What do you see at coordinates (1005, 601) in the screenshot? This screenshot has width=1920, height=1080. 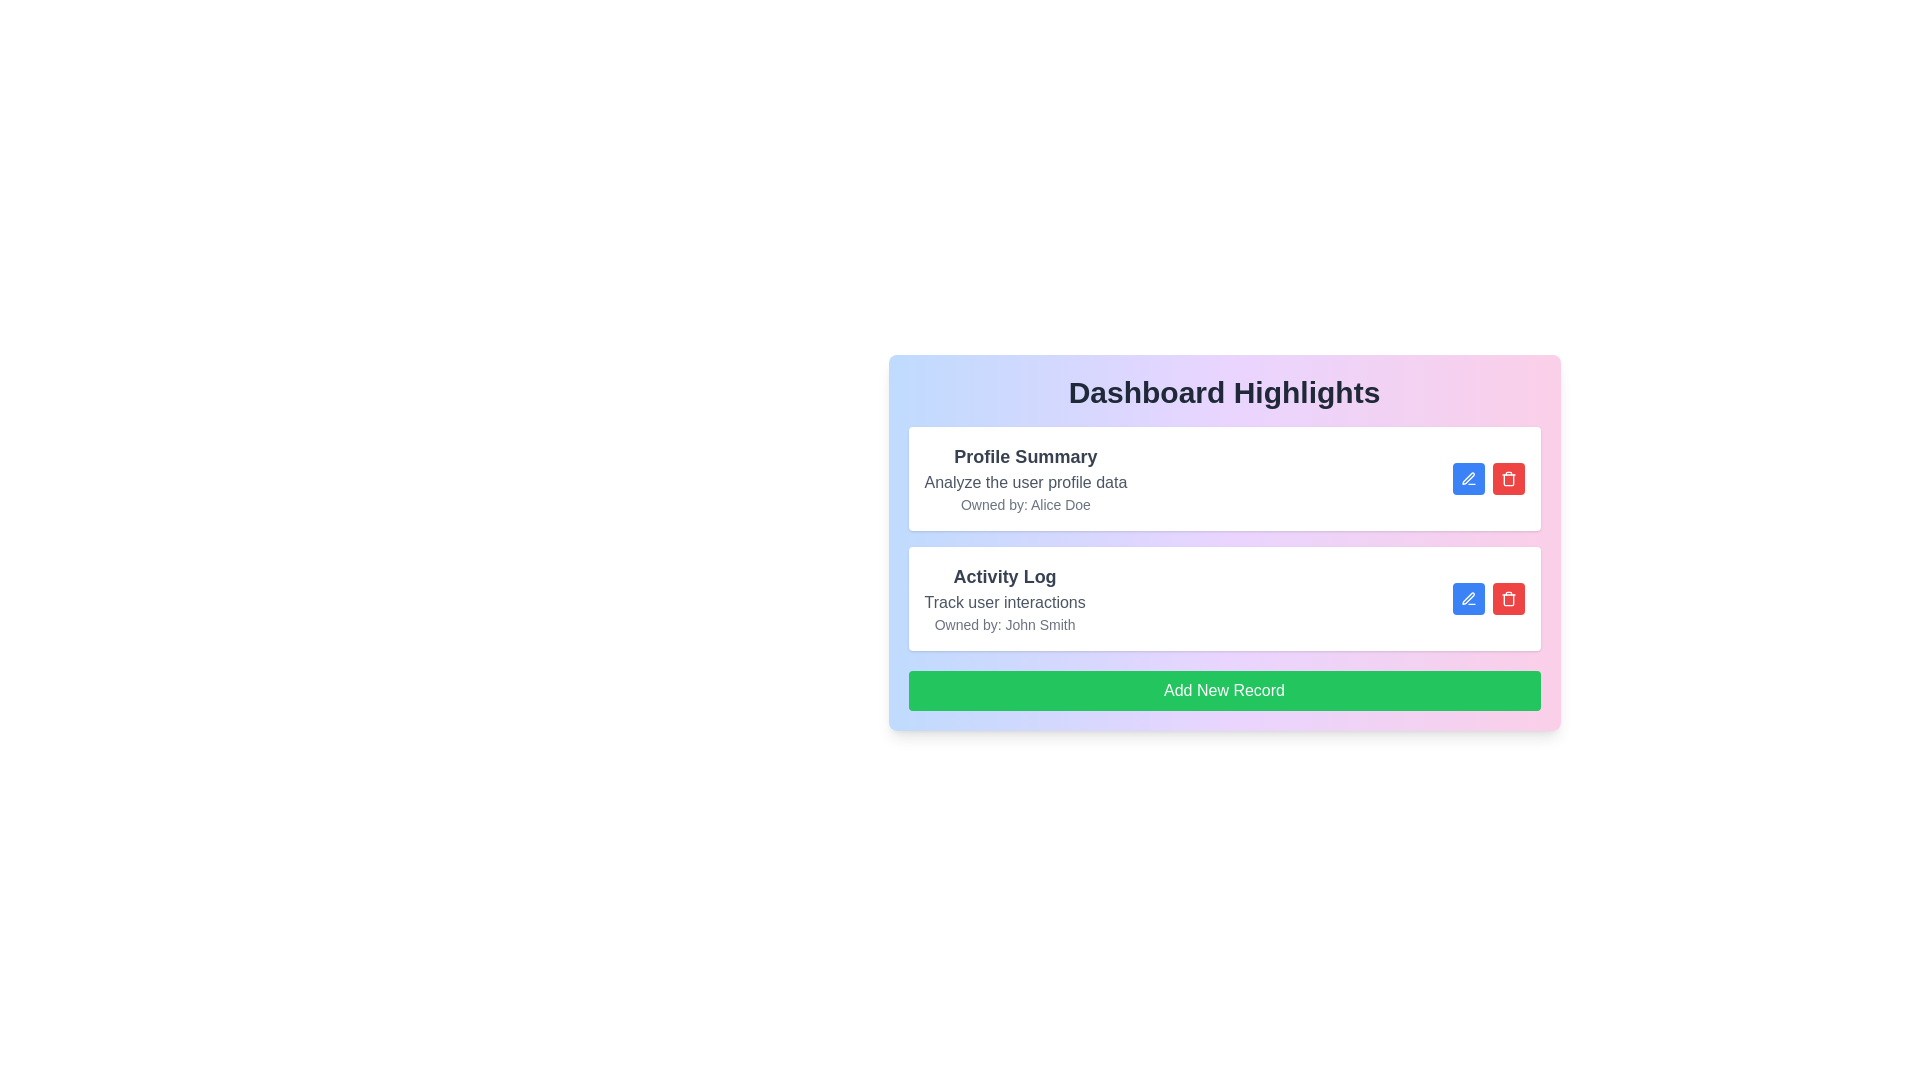 I see `the static text label that informs users about the purpose of the 'Activity Log' section, positioned beneath the 'Activity Log' title and above the ownership information` at bounding box center [1005, 601].